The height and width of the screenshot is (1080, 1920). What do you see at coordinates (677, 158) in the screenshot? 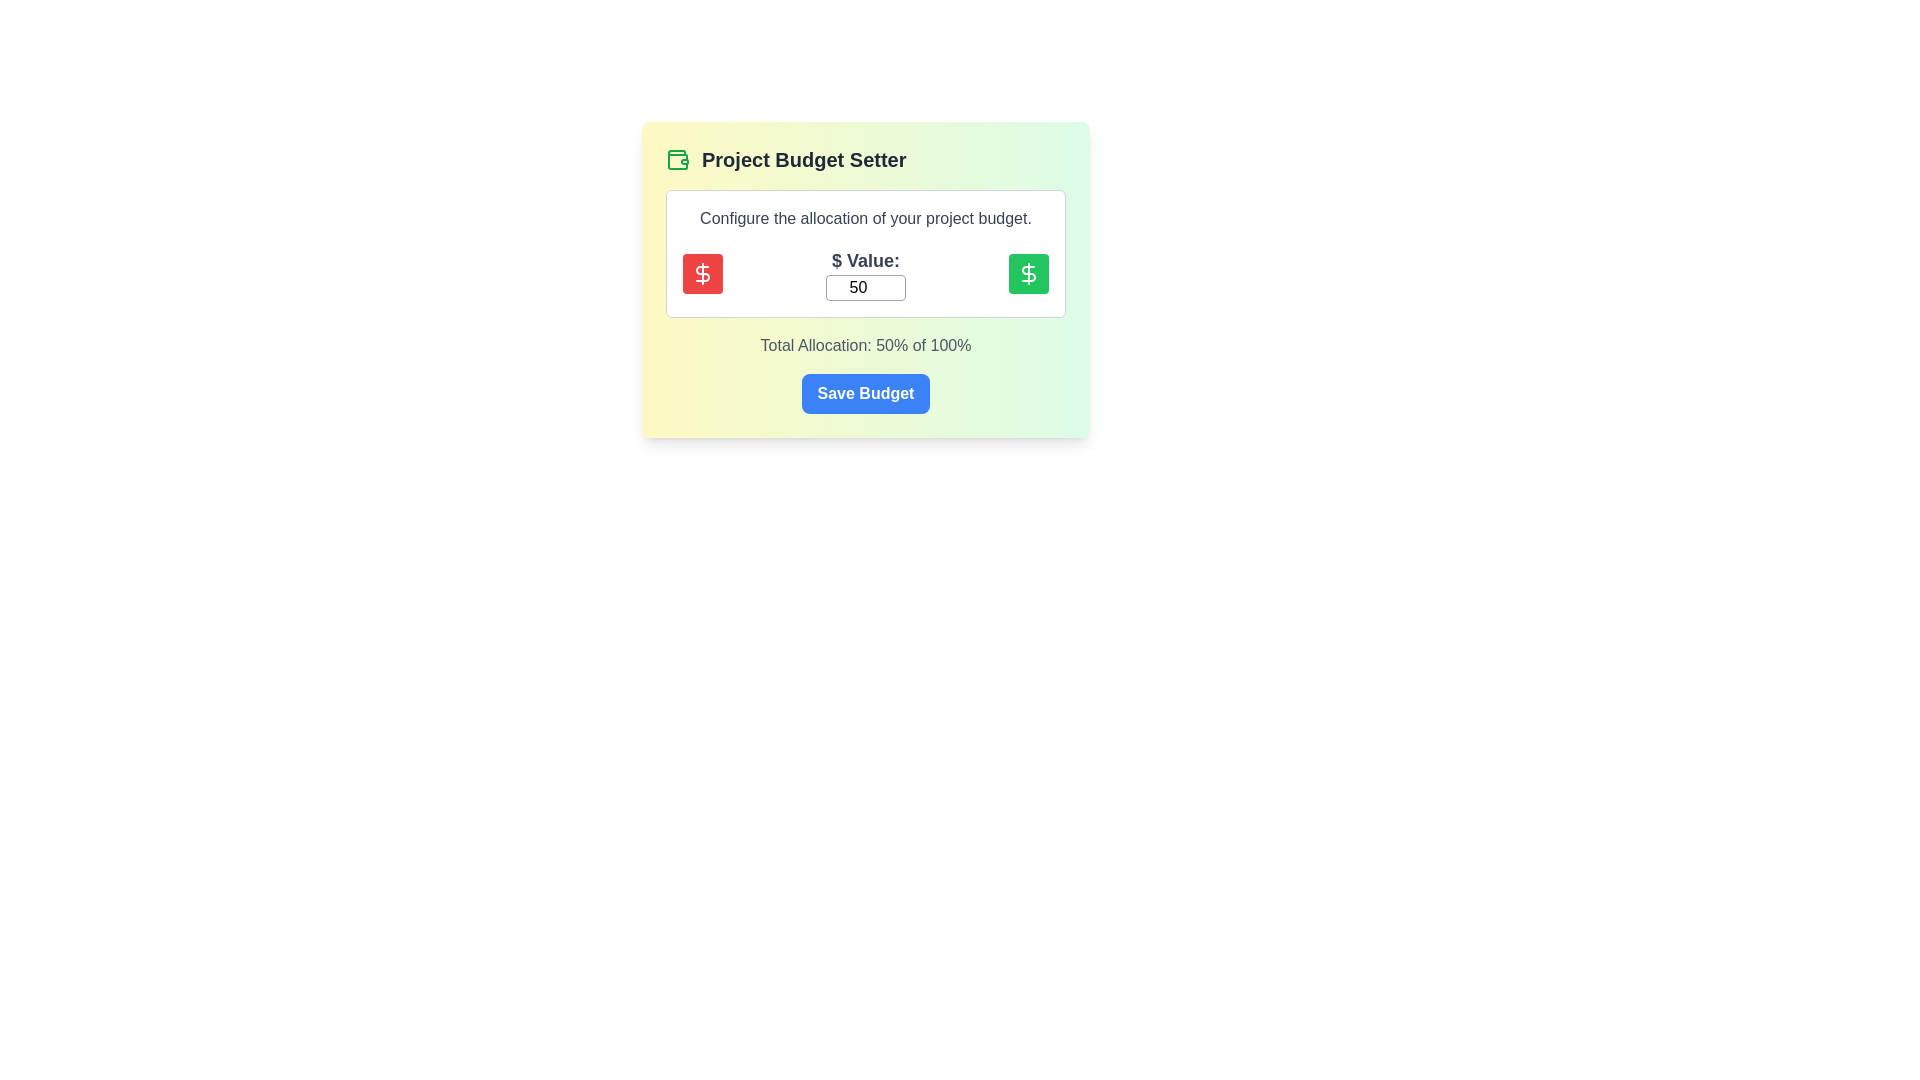
I see `the wallet icon with a green outline located at the top-left corner of the 'Project Budget Setter' card, adjacent to the header text` at bounding box center [677, 158].